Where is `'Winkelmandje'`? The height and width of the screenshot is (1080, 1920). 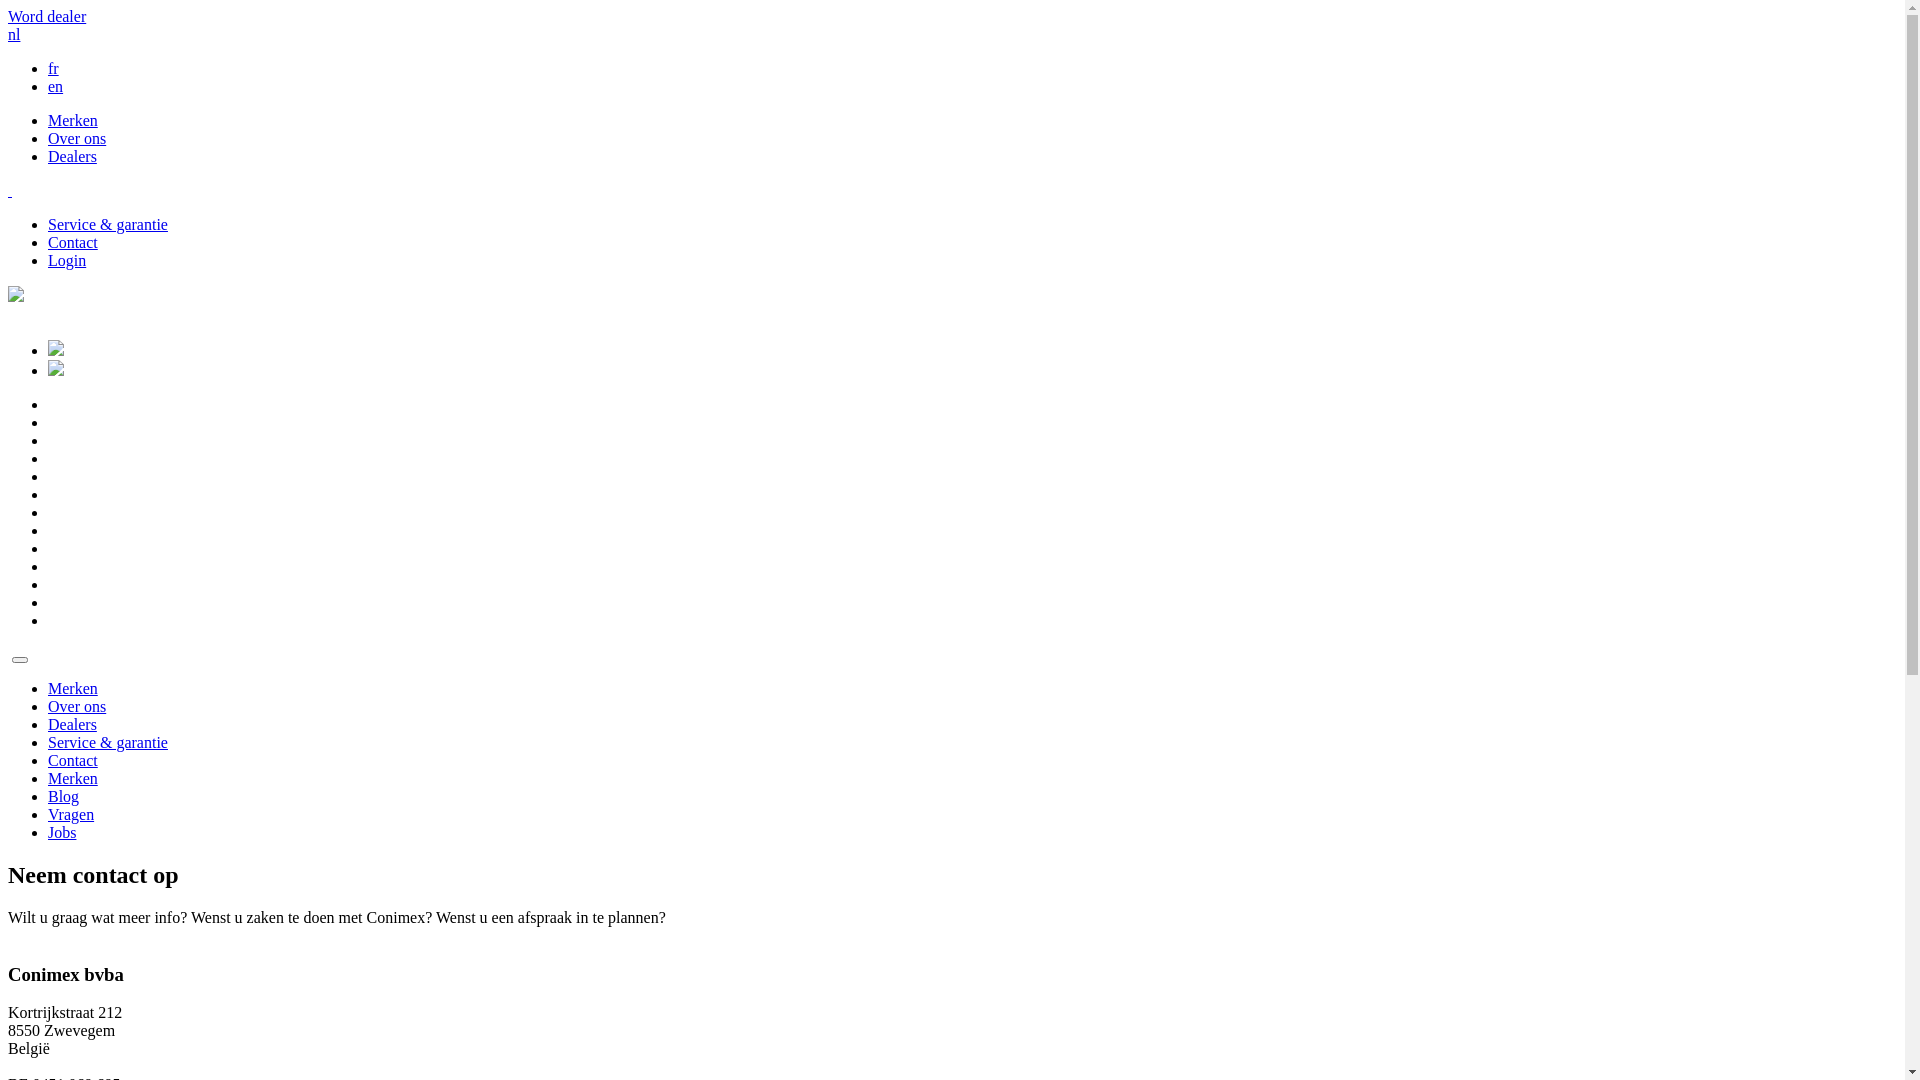 'Winkelmandje' is located at coordinates (56, 370).